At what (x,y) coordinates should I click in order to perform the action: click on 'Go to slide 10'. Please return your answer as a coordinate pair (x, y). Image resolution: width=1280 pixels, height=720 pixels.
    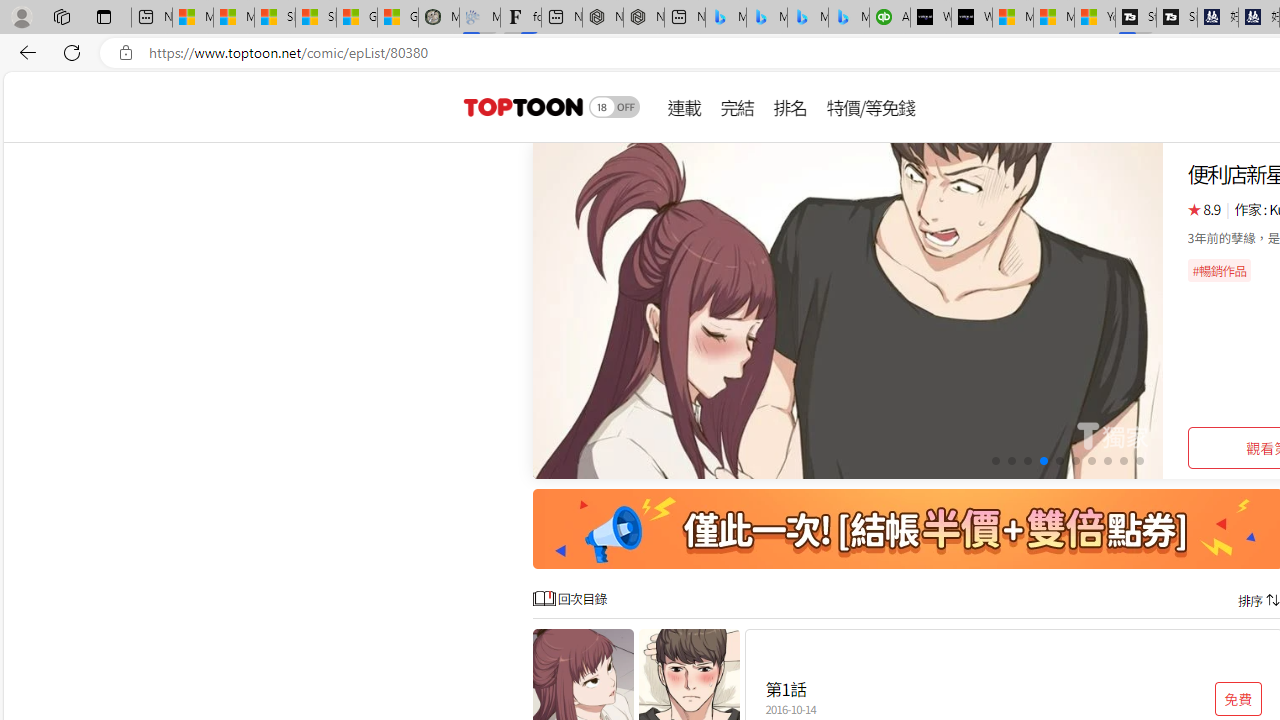
    Looking at the image, I should click on (1139, 461).